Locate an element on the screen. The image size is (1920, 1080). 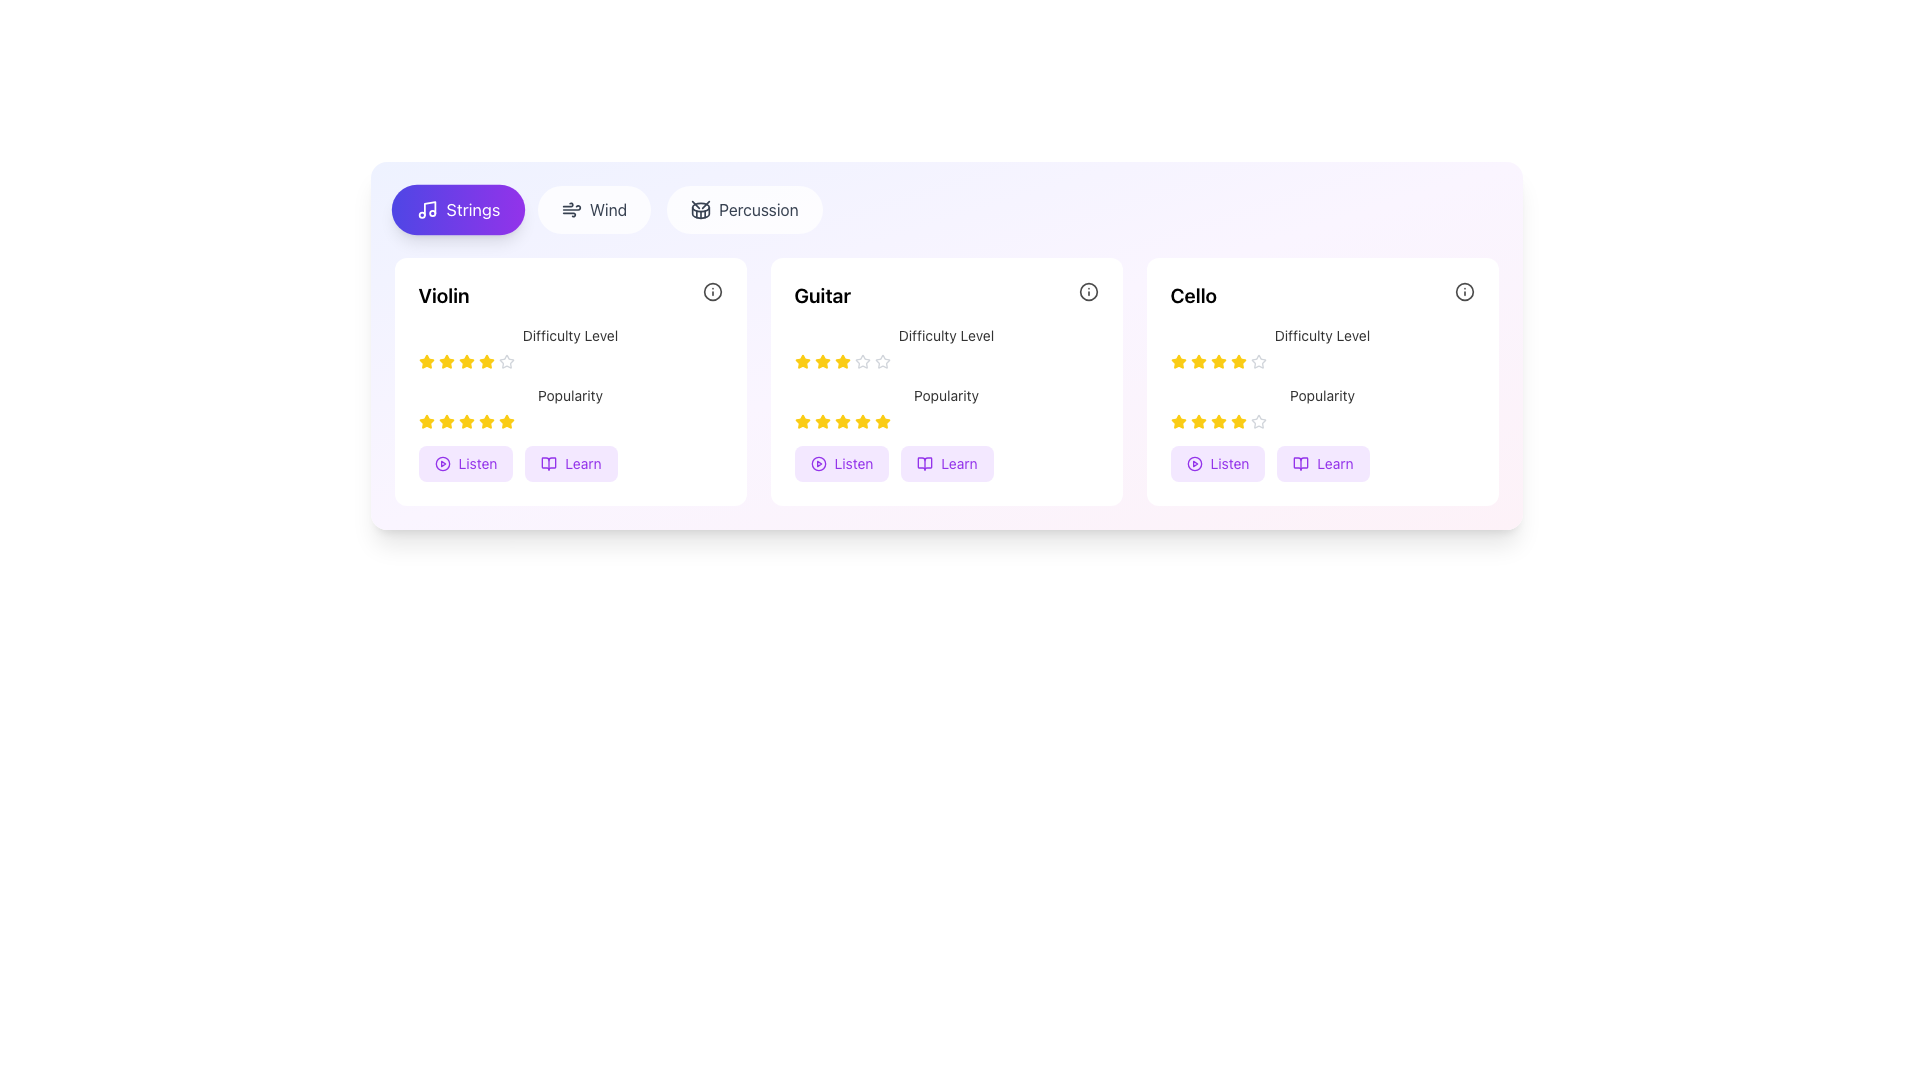
the 'Listen' button with a light purple background and a play icon located in the 'Cello' card to play an audio sample is located at coordinates (1217, 463).